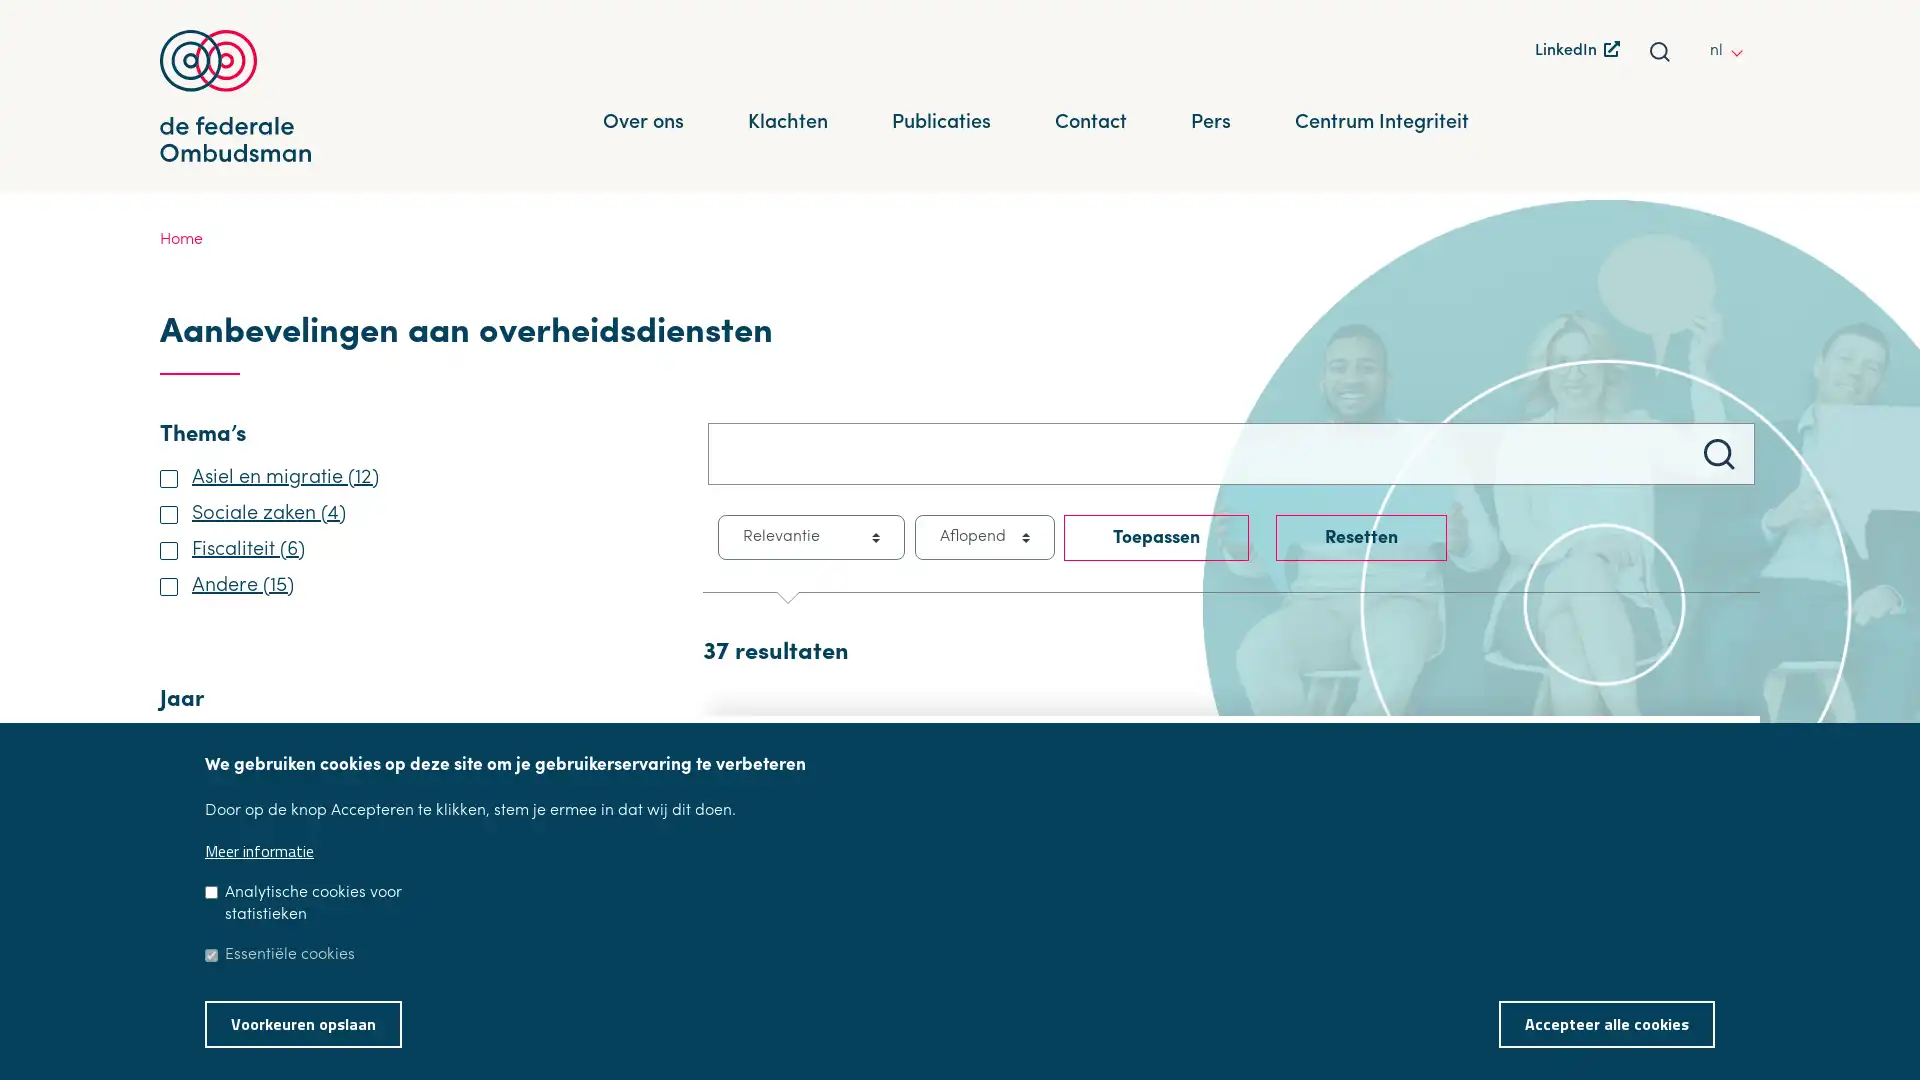  Describe the element at coordinates (302, 1023) in the screenshot. I see `Voorkeuren opslaan` at that location.